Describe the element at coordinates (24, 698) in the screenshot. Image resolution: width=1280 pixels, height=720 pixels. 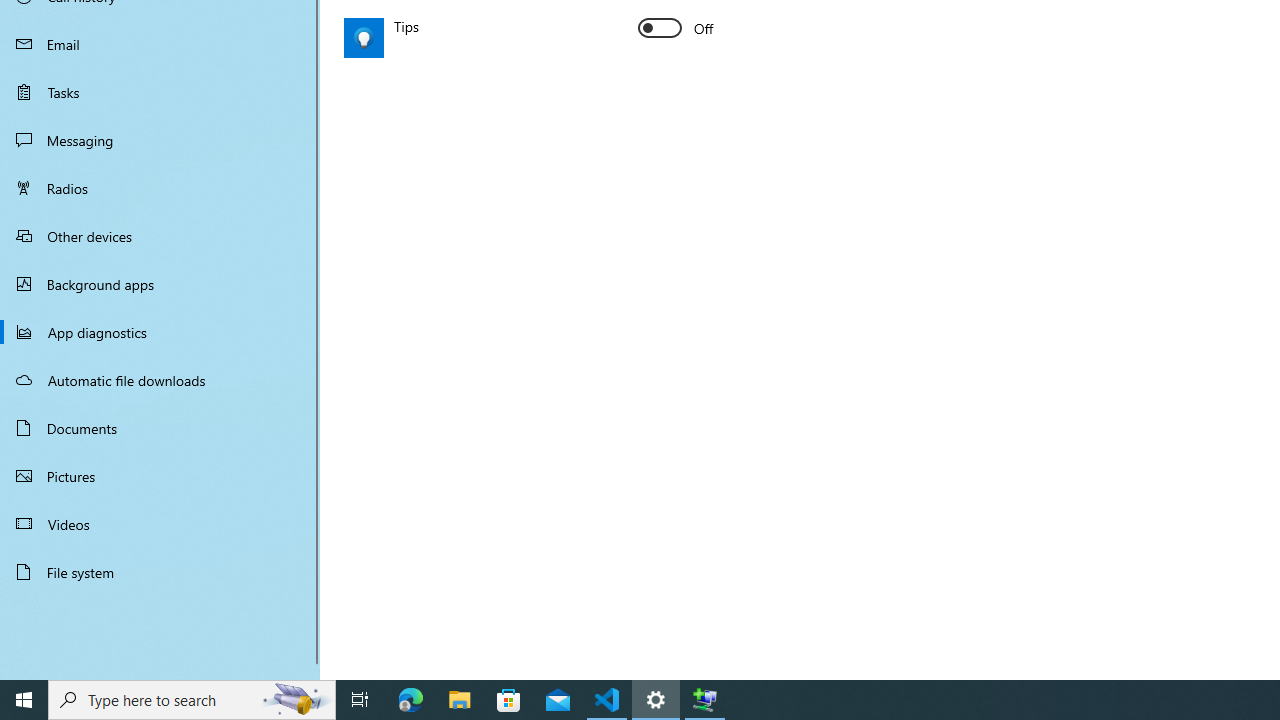
I see `'Start'` at that location.